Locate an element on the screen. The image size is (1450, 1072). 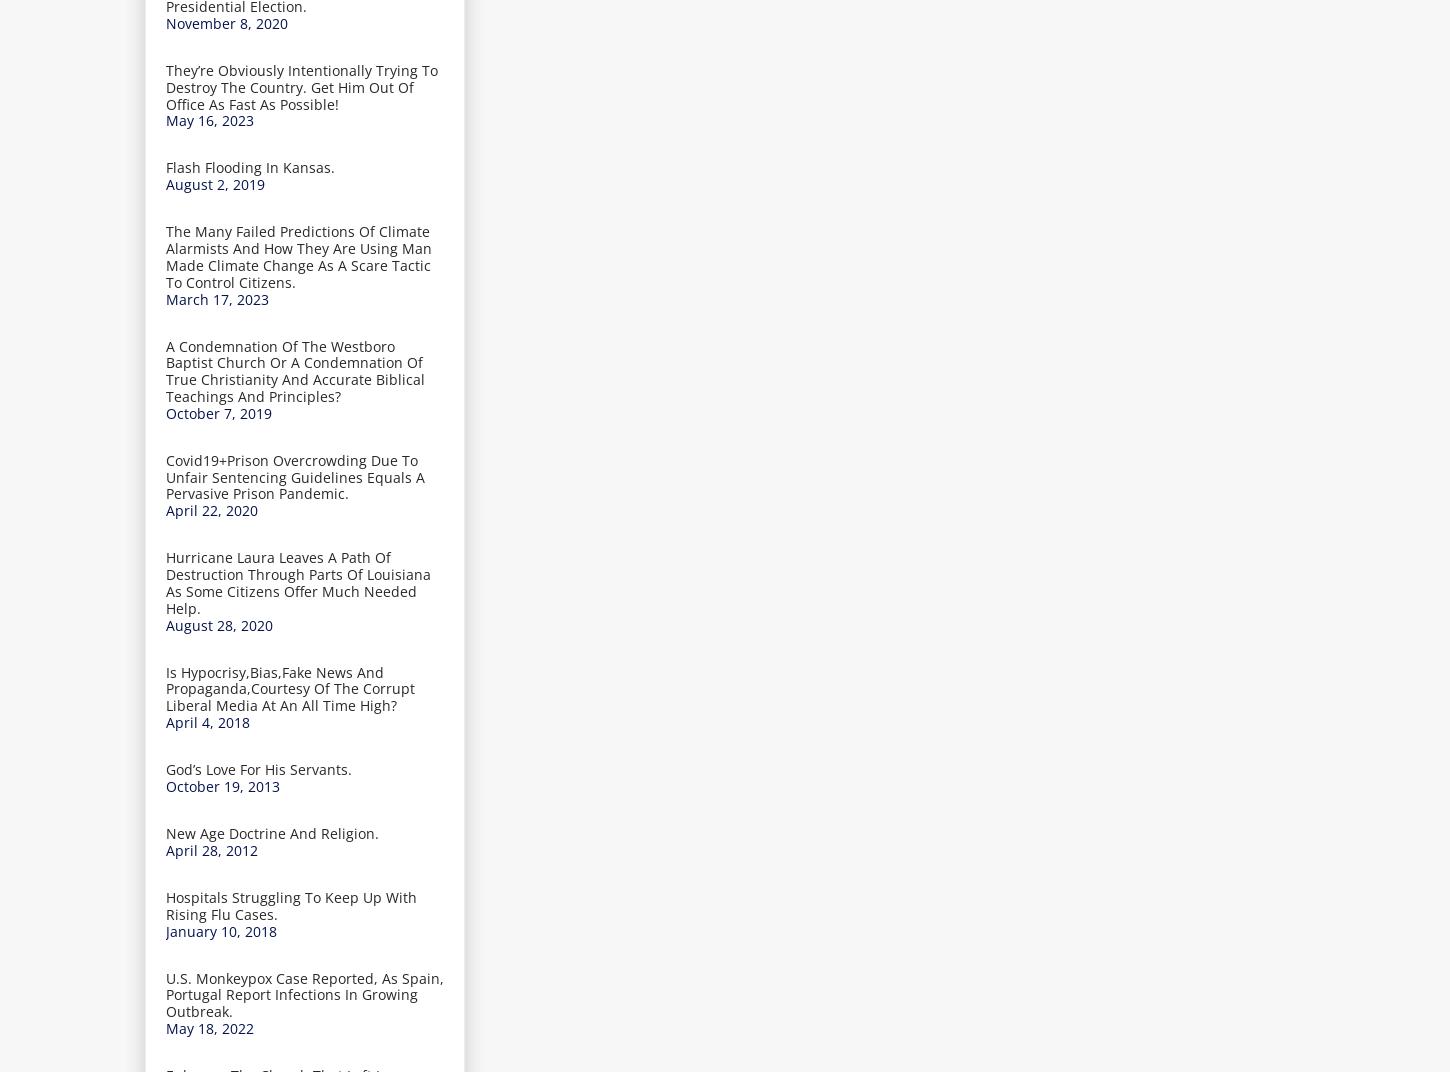
'October 7, 2019' is located at coordinates (165, 411).